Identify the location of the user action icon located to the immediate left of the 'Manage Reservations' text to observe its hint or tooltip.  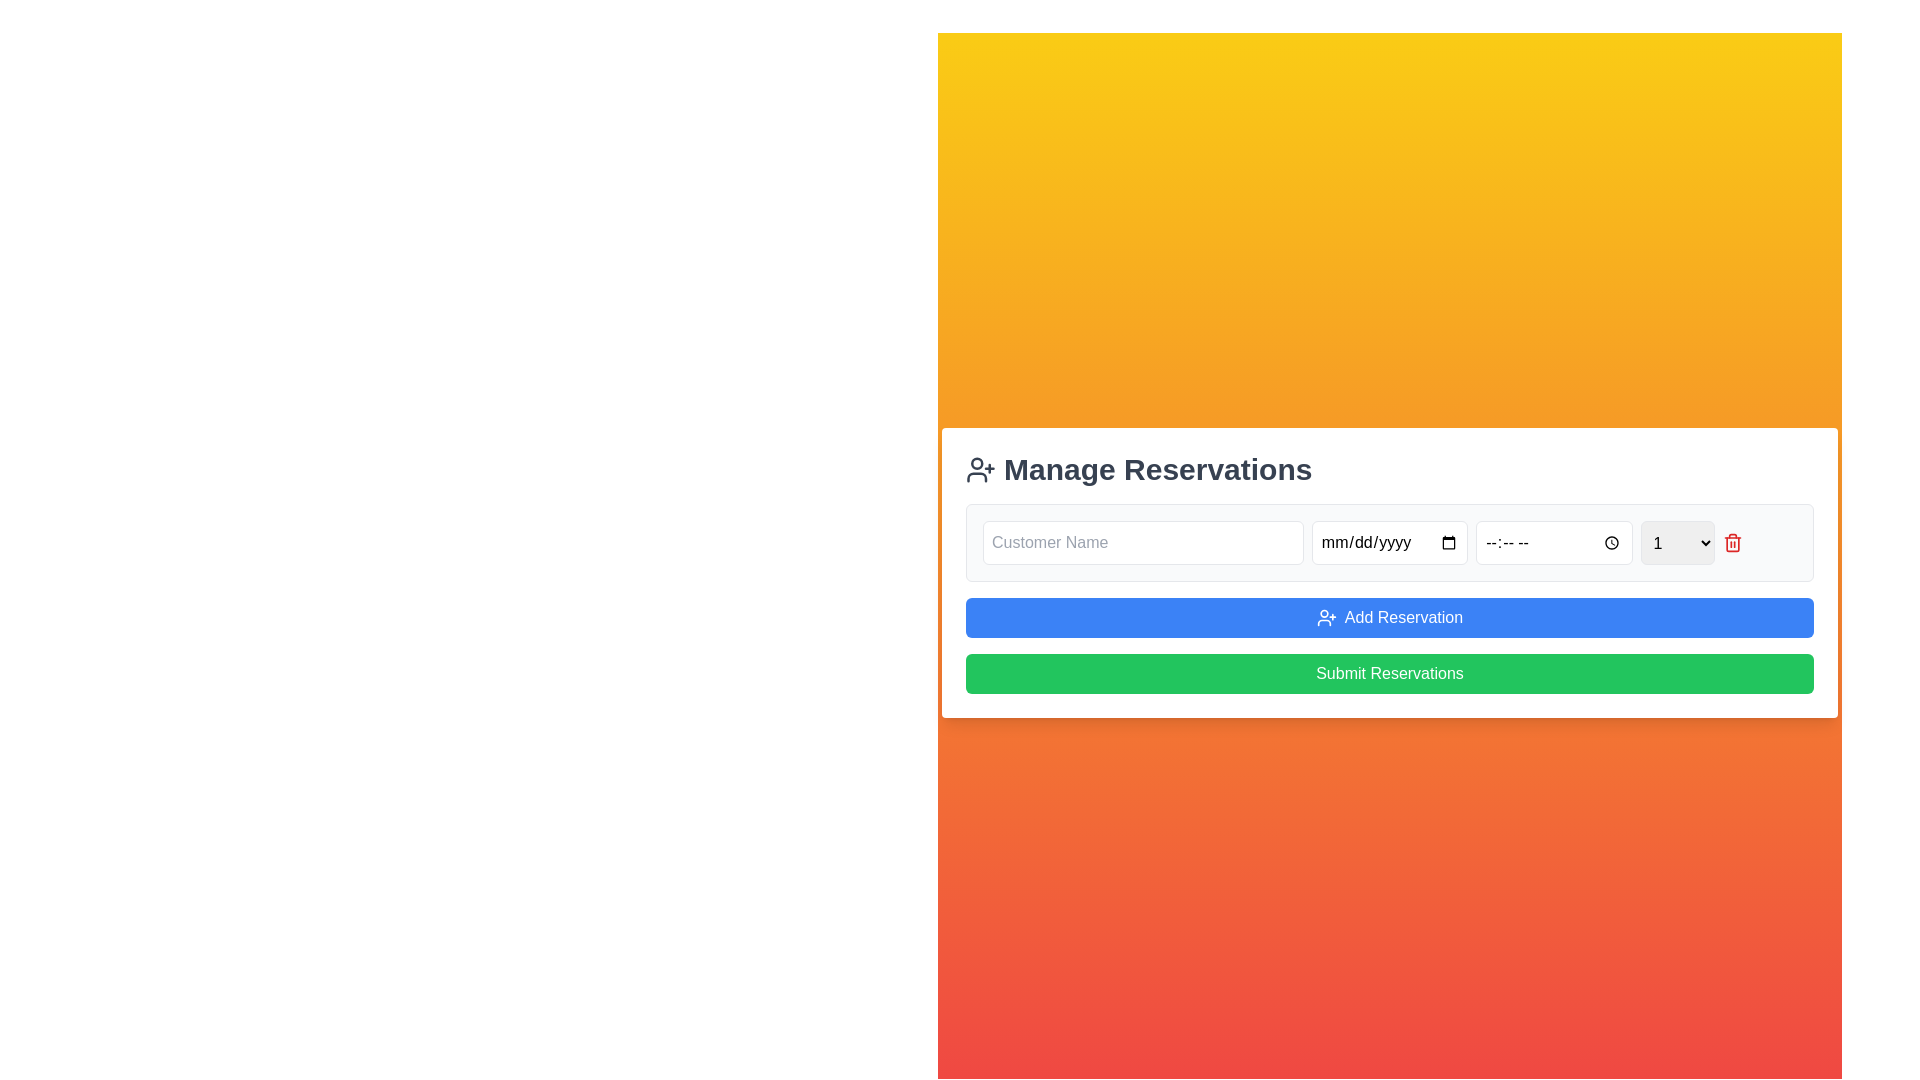
(980, 470).